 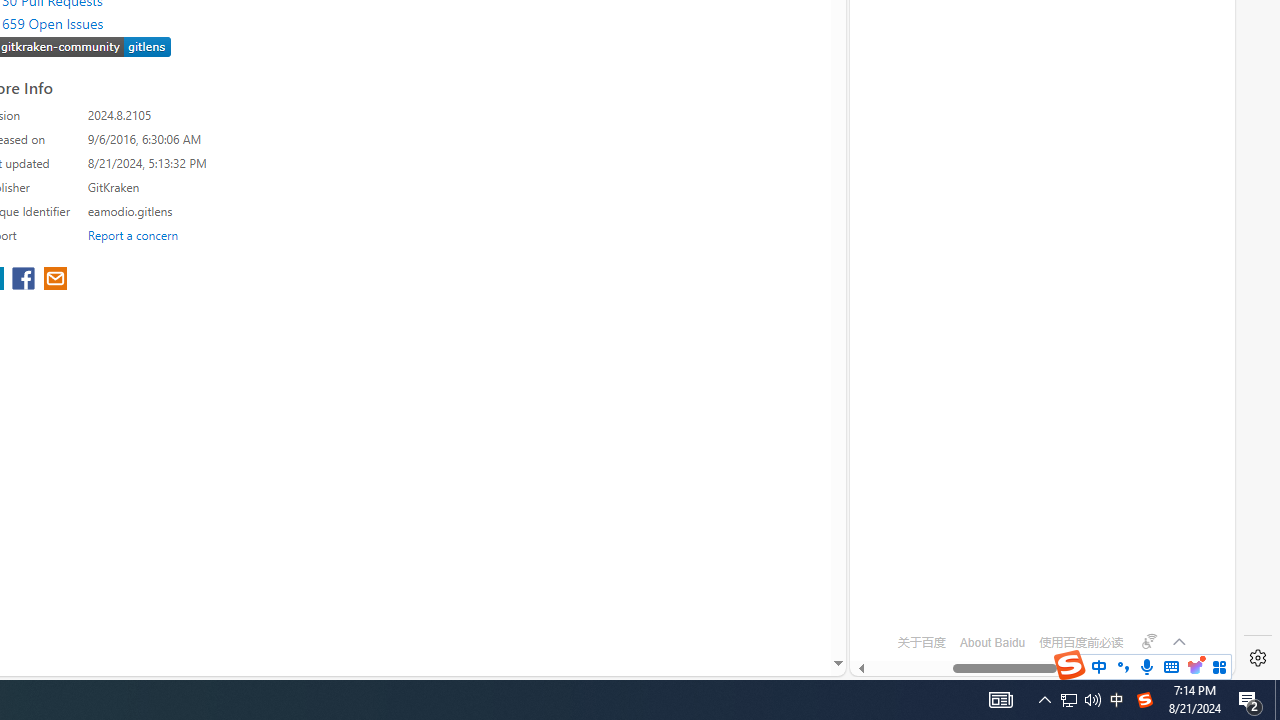 I want to click on 'Global web icon', so click(x=887, y=586).